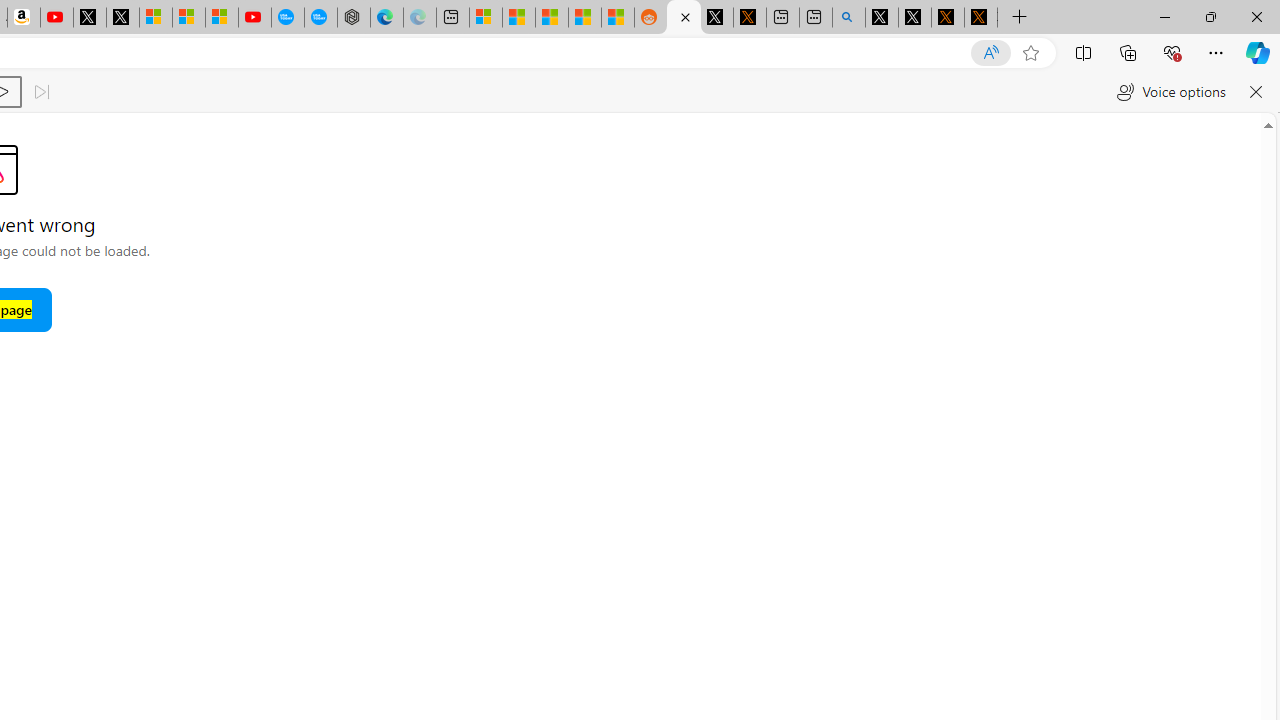 Image resolution: width=1280 pixels, height=720 pixels. What do you see at coordinates (913, 17) in the screenshot?
I see `'GitHub (@github) / X'` at bounding box center [913, 17].